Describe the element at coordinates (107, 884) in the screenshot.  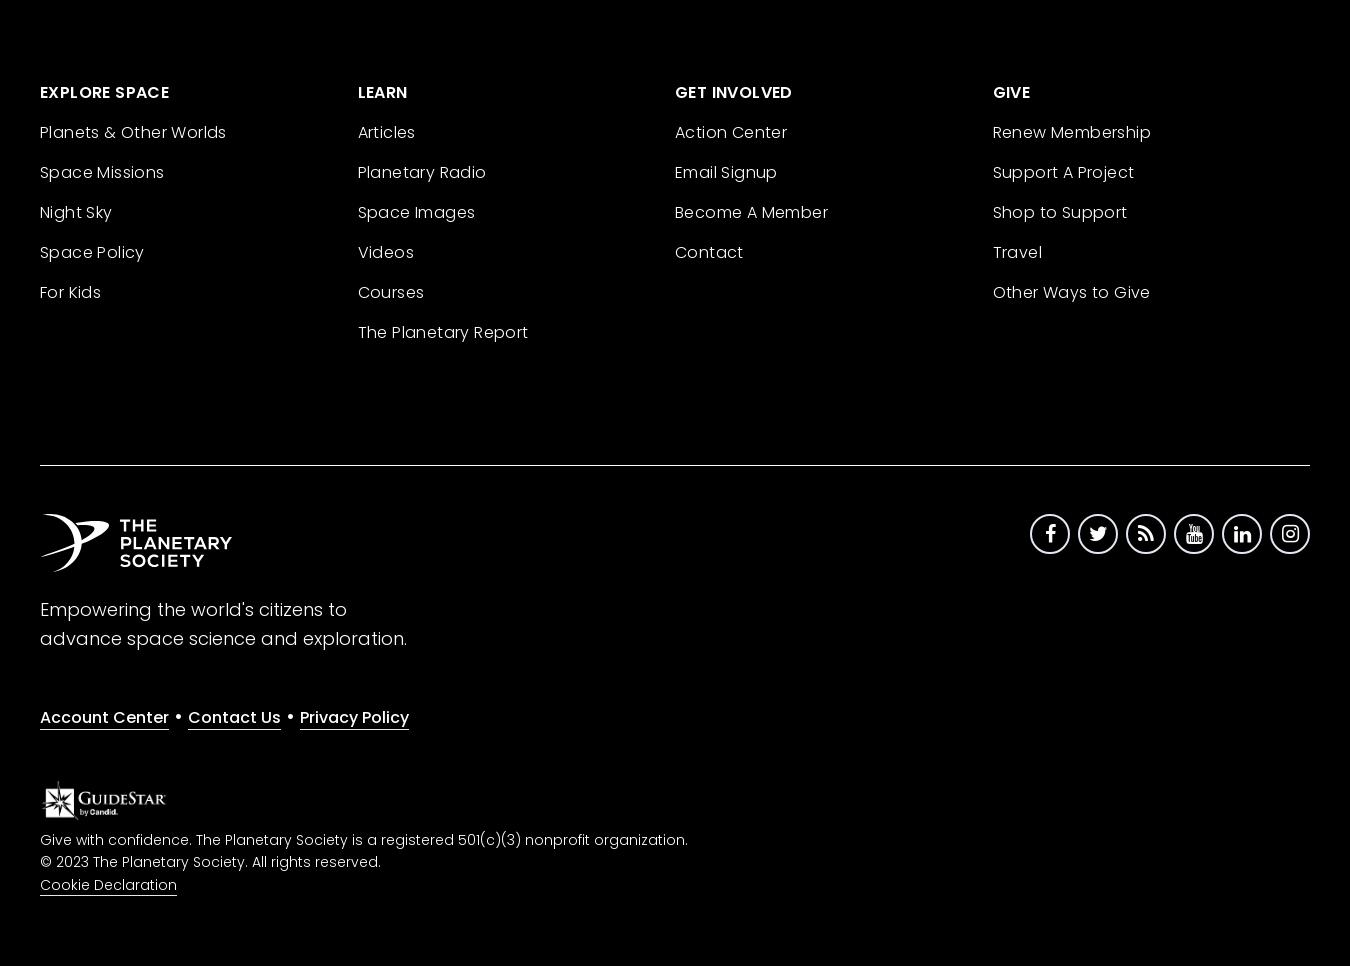
I see `'Cookie Declaration'` at that location.